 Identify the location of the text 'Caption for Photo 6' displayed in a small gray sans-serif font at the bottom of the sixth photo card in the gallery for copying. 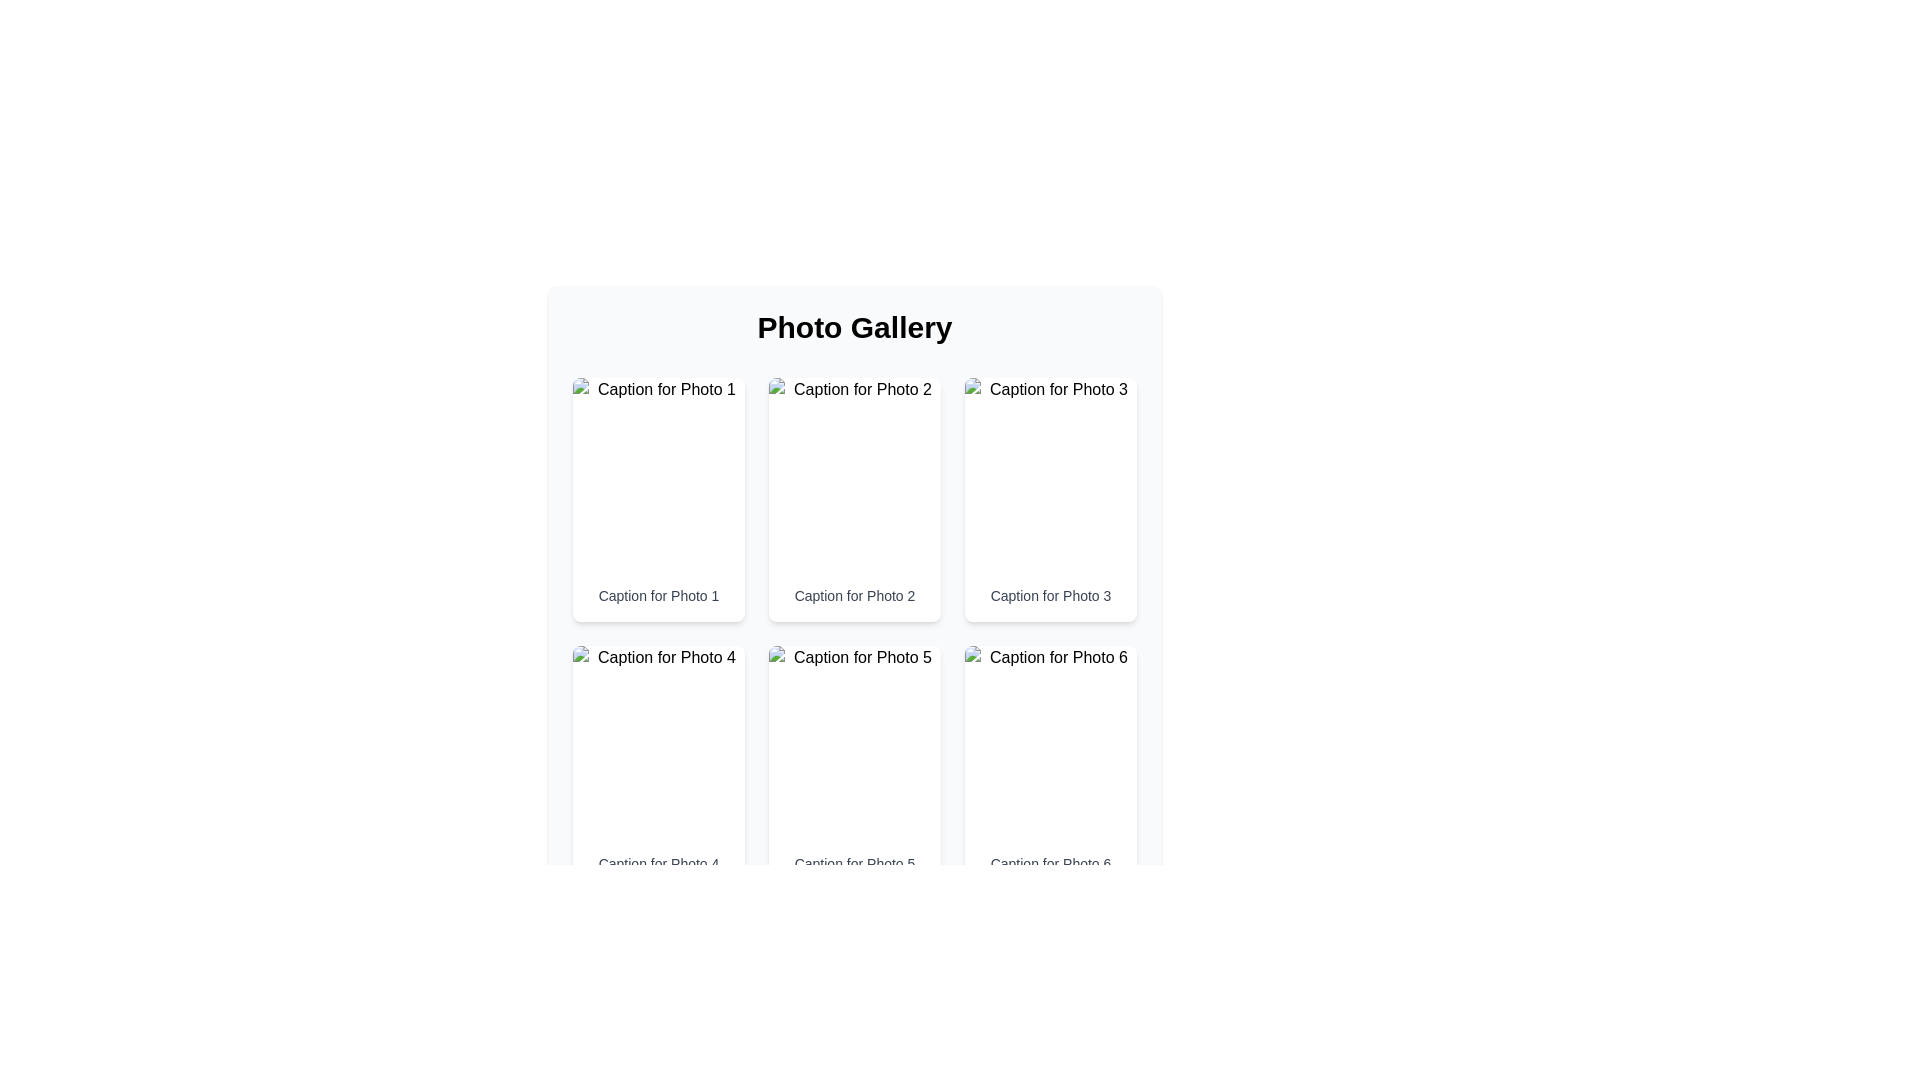
(1050, 863).